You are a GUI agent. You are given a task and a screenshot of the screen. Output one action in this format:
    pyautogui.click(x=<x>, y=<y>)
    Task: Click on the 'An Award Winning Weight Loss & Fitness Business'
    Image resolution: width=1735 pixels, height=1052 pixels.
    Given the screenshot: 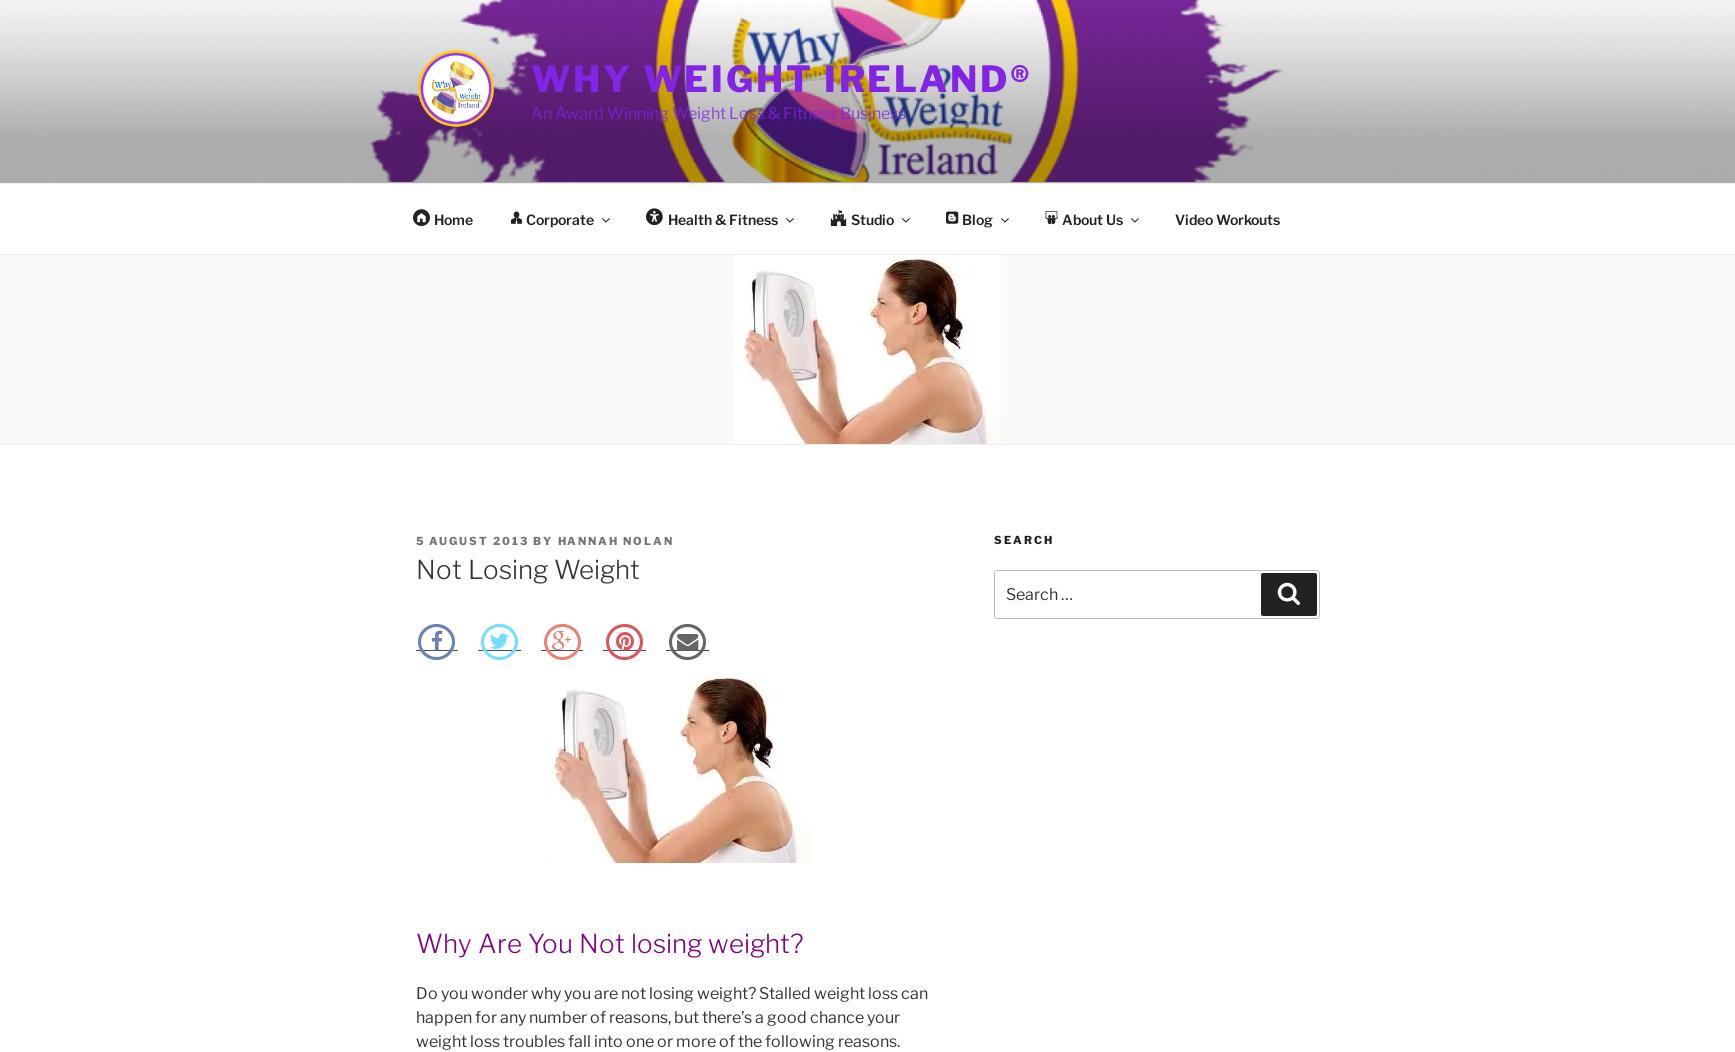 What is the action you would take?
    pyautogui.click(x=718, y=113)
    